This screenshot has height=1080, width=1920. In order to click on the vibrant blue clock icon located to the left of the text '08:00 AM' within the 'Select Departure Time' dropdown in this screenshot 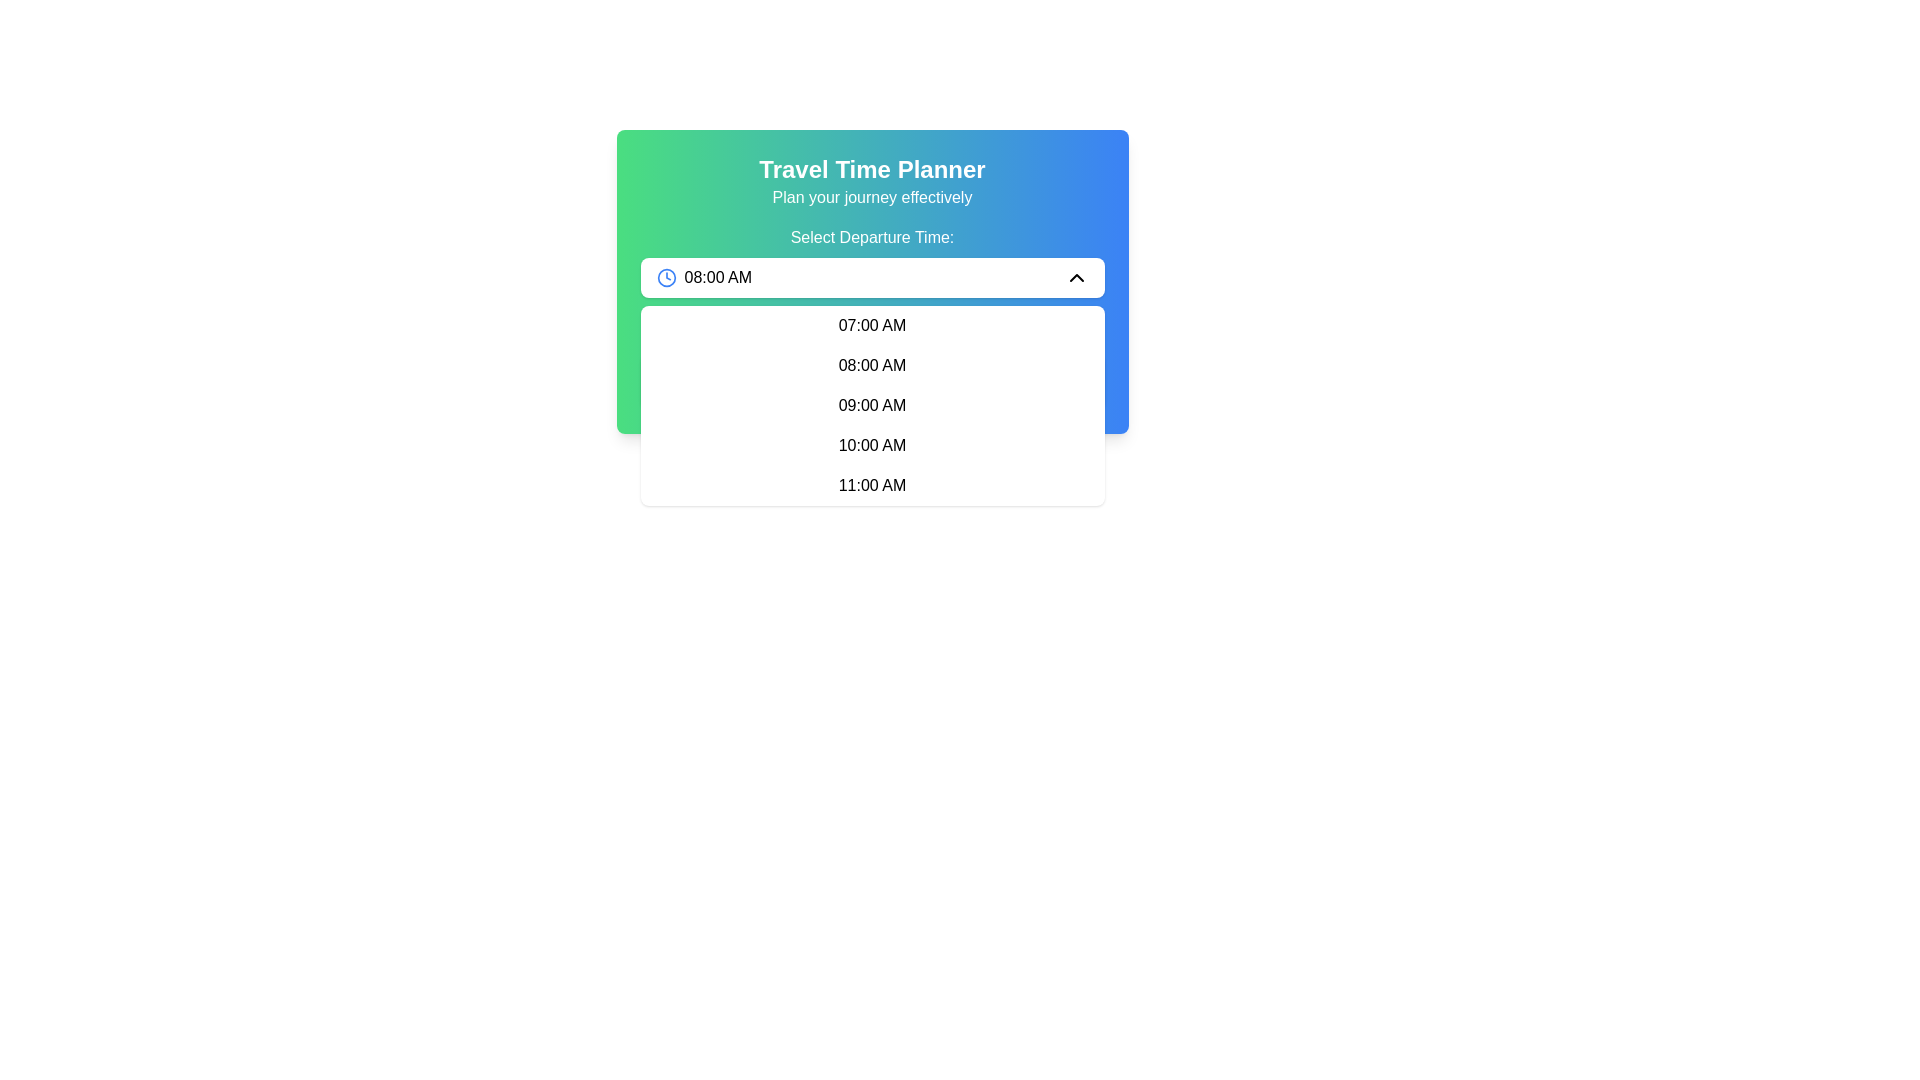, I will do `click(666, 277)`.